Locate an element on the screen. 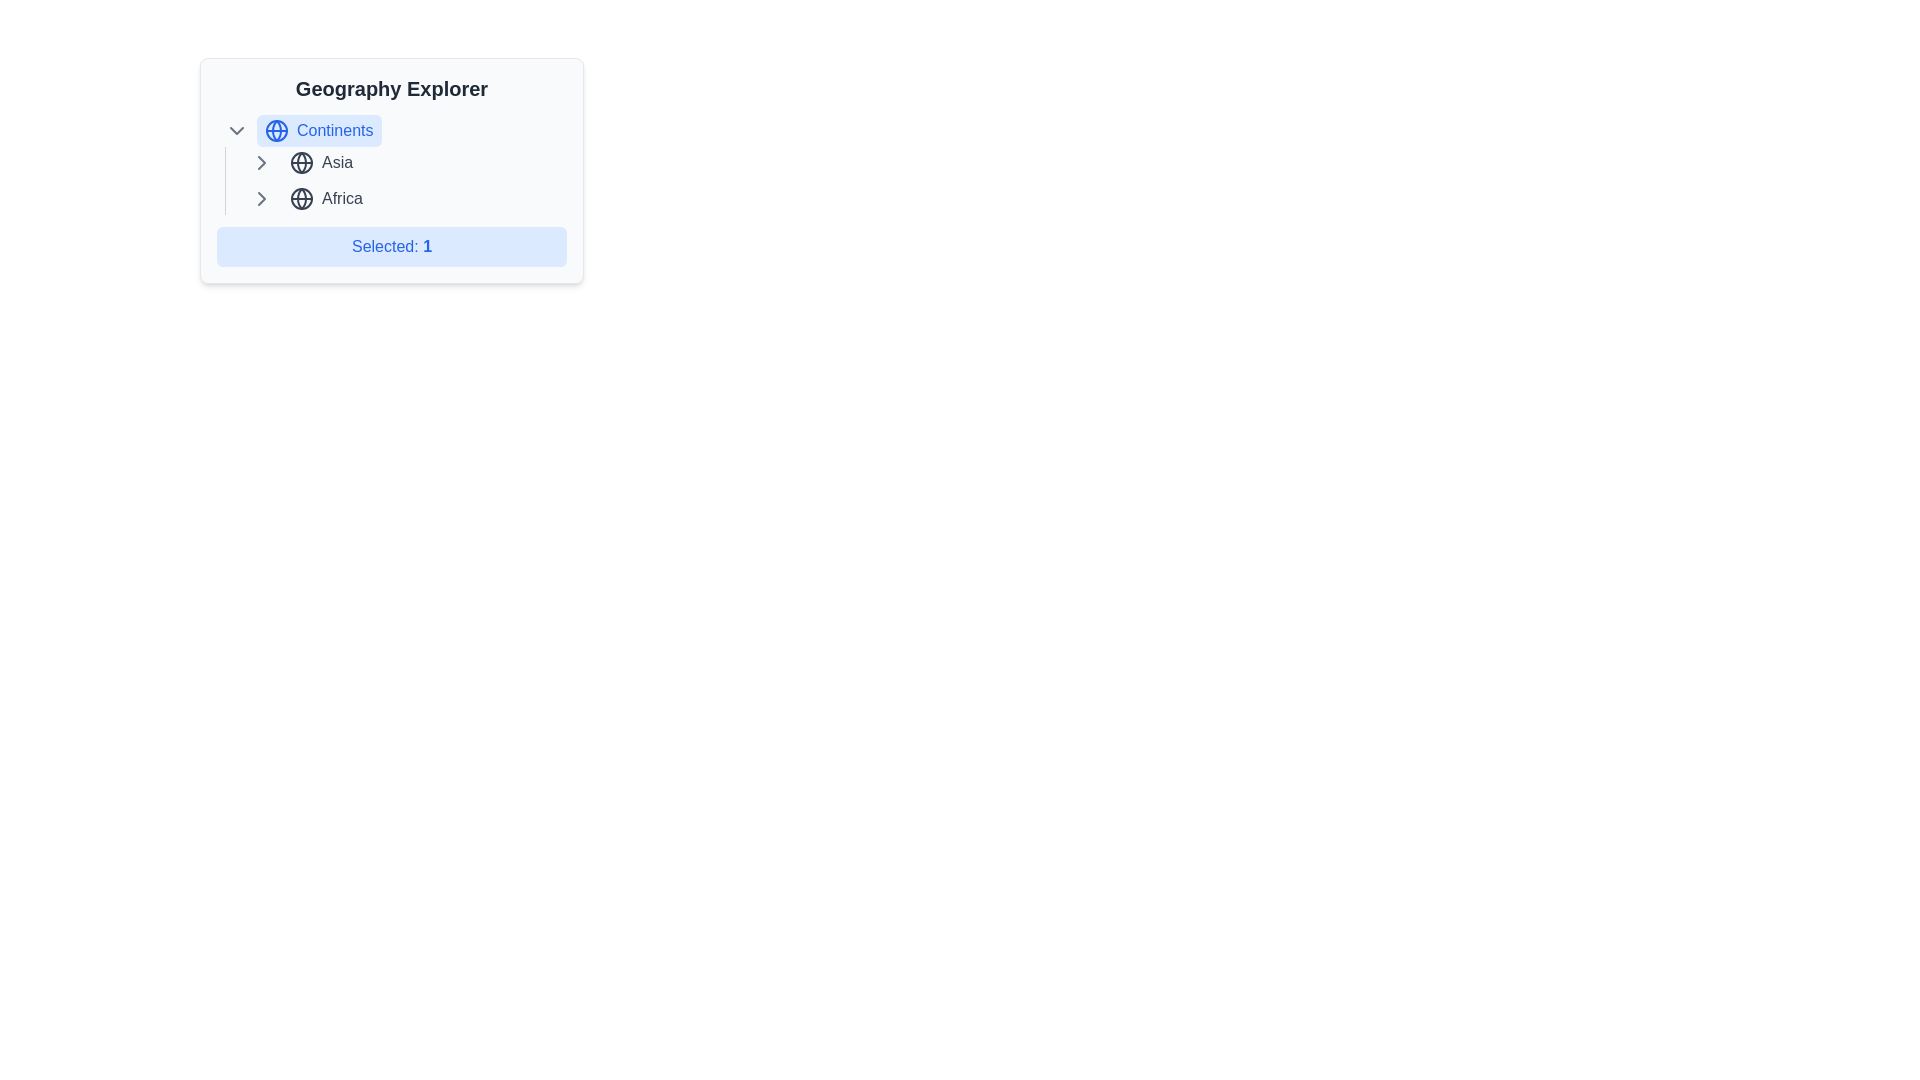  the first Button-like List Item in the 'Geography Explorer' section of the hierarchical navigation menu is located at coordinates (395, 131).